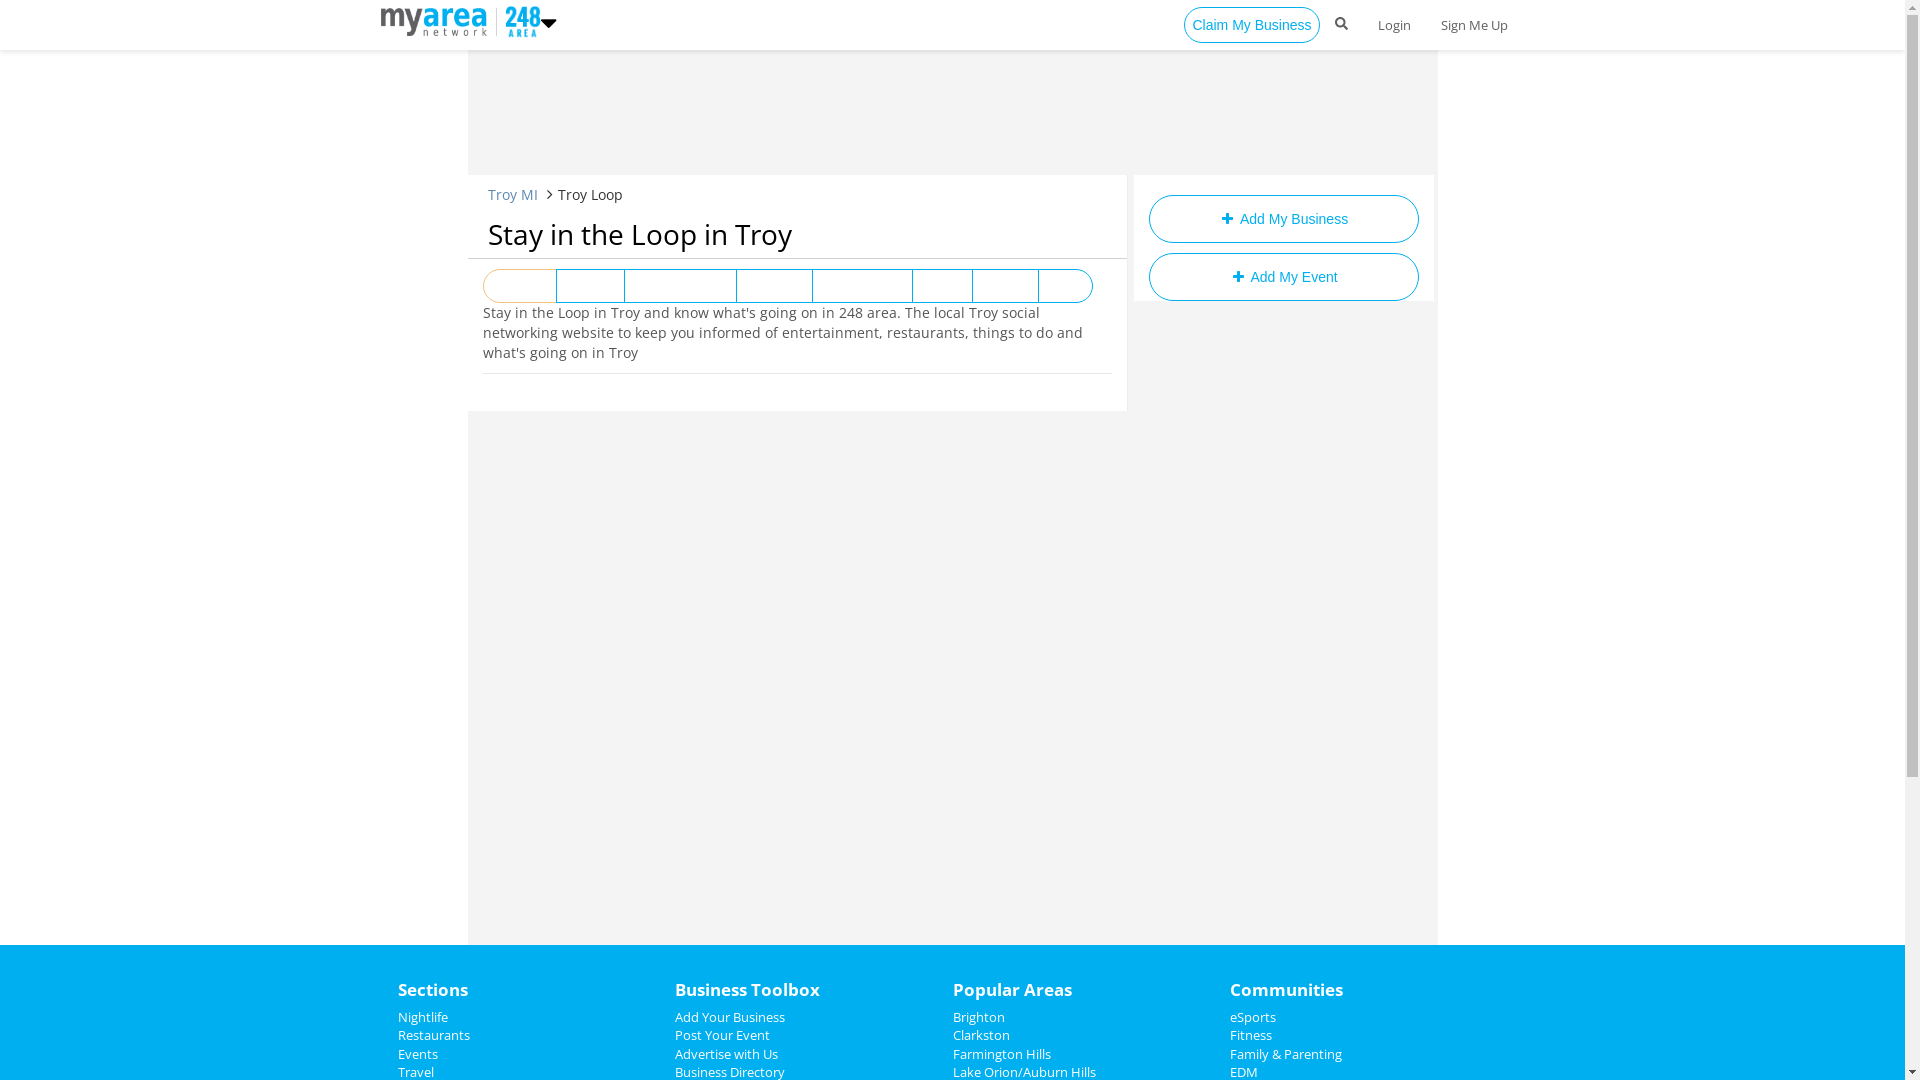 The image size is (1920, 1080). I want to click on 'View All', so click(519, 285).